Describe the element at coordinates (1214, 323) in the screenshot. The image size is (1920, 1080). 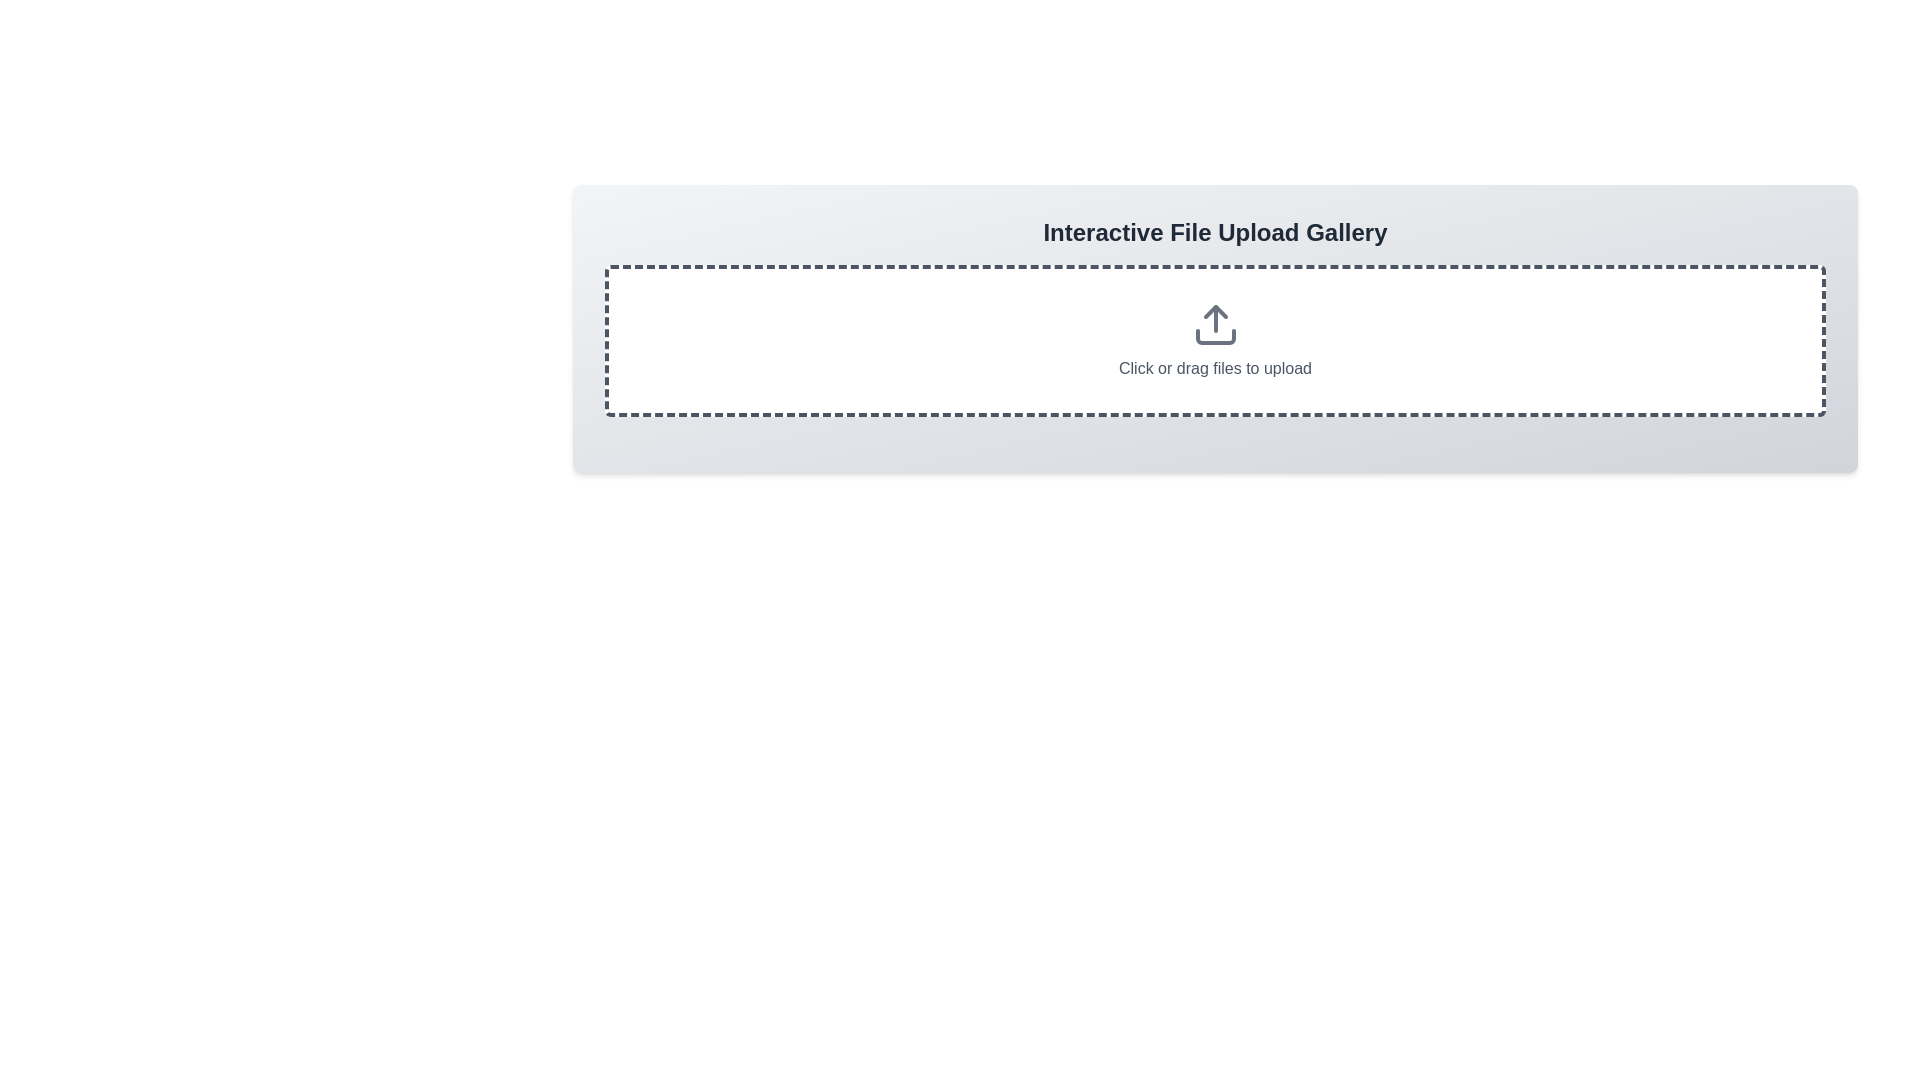
I see `the upload icon, which is an arrow pointing upwards into a tray, located centrally within a dashed rectangle above the text prompt 'Click or drag files to upload.'` at that location.